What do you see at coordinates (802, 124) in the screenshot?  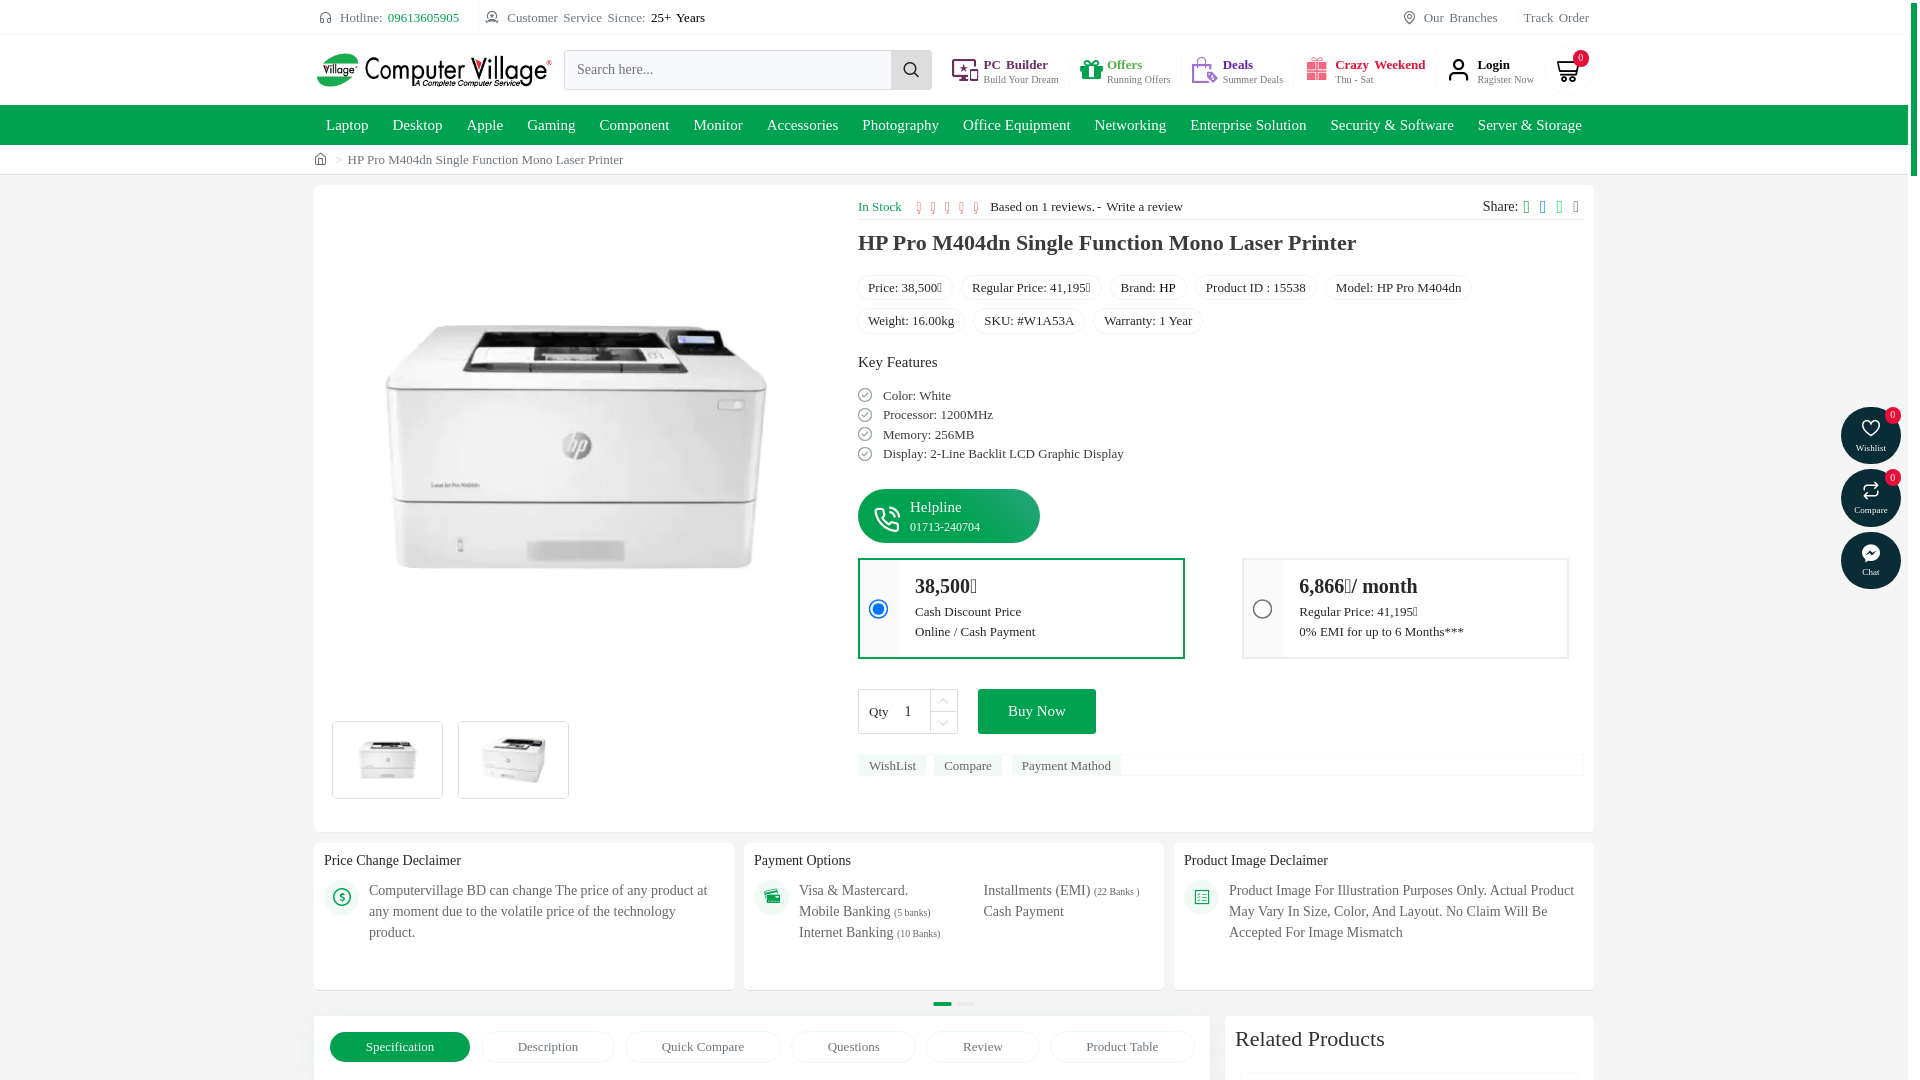 I see `'Accessories'` at bounding box center [802, 124].